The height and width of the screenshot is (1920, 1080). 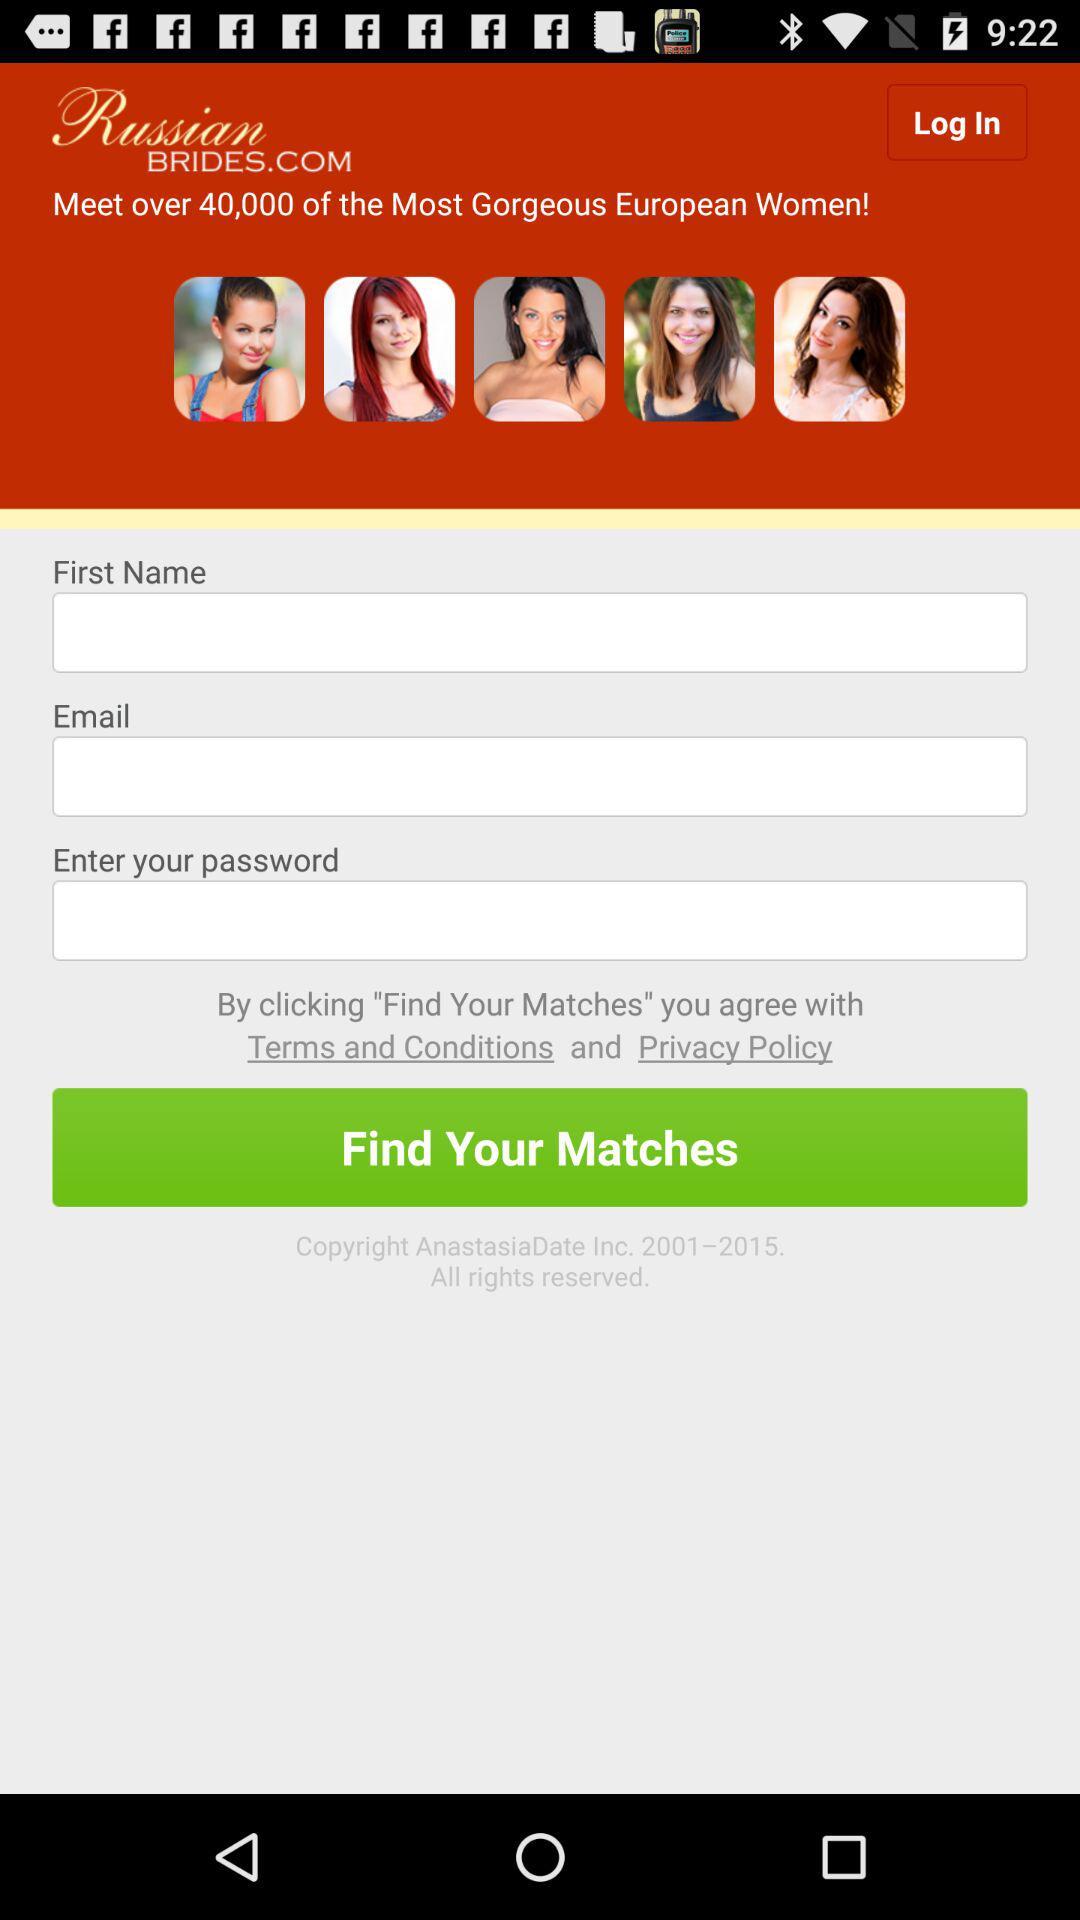 I want to click on email address, so click(x=540, y=775).